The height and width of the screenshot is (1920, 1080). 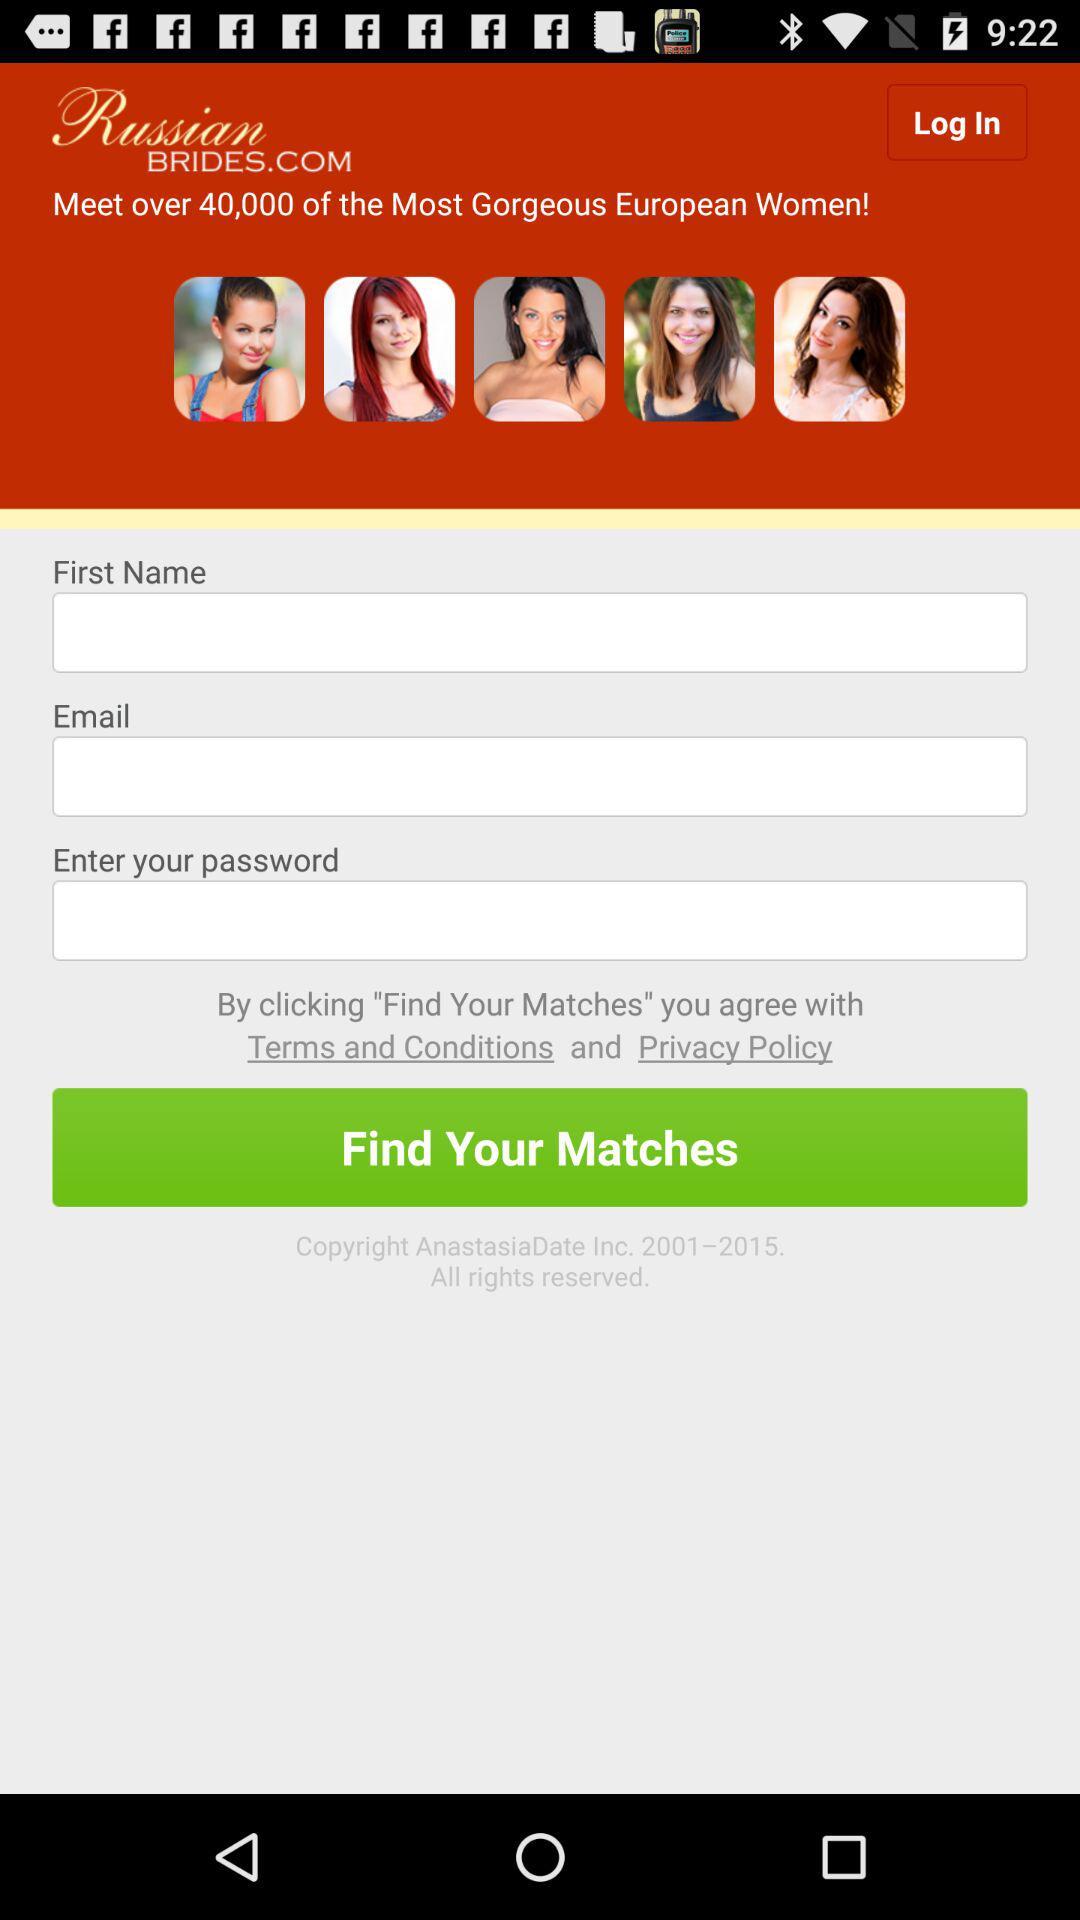 I want to click on email address, so click(x=540, y=775).